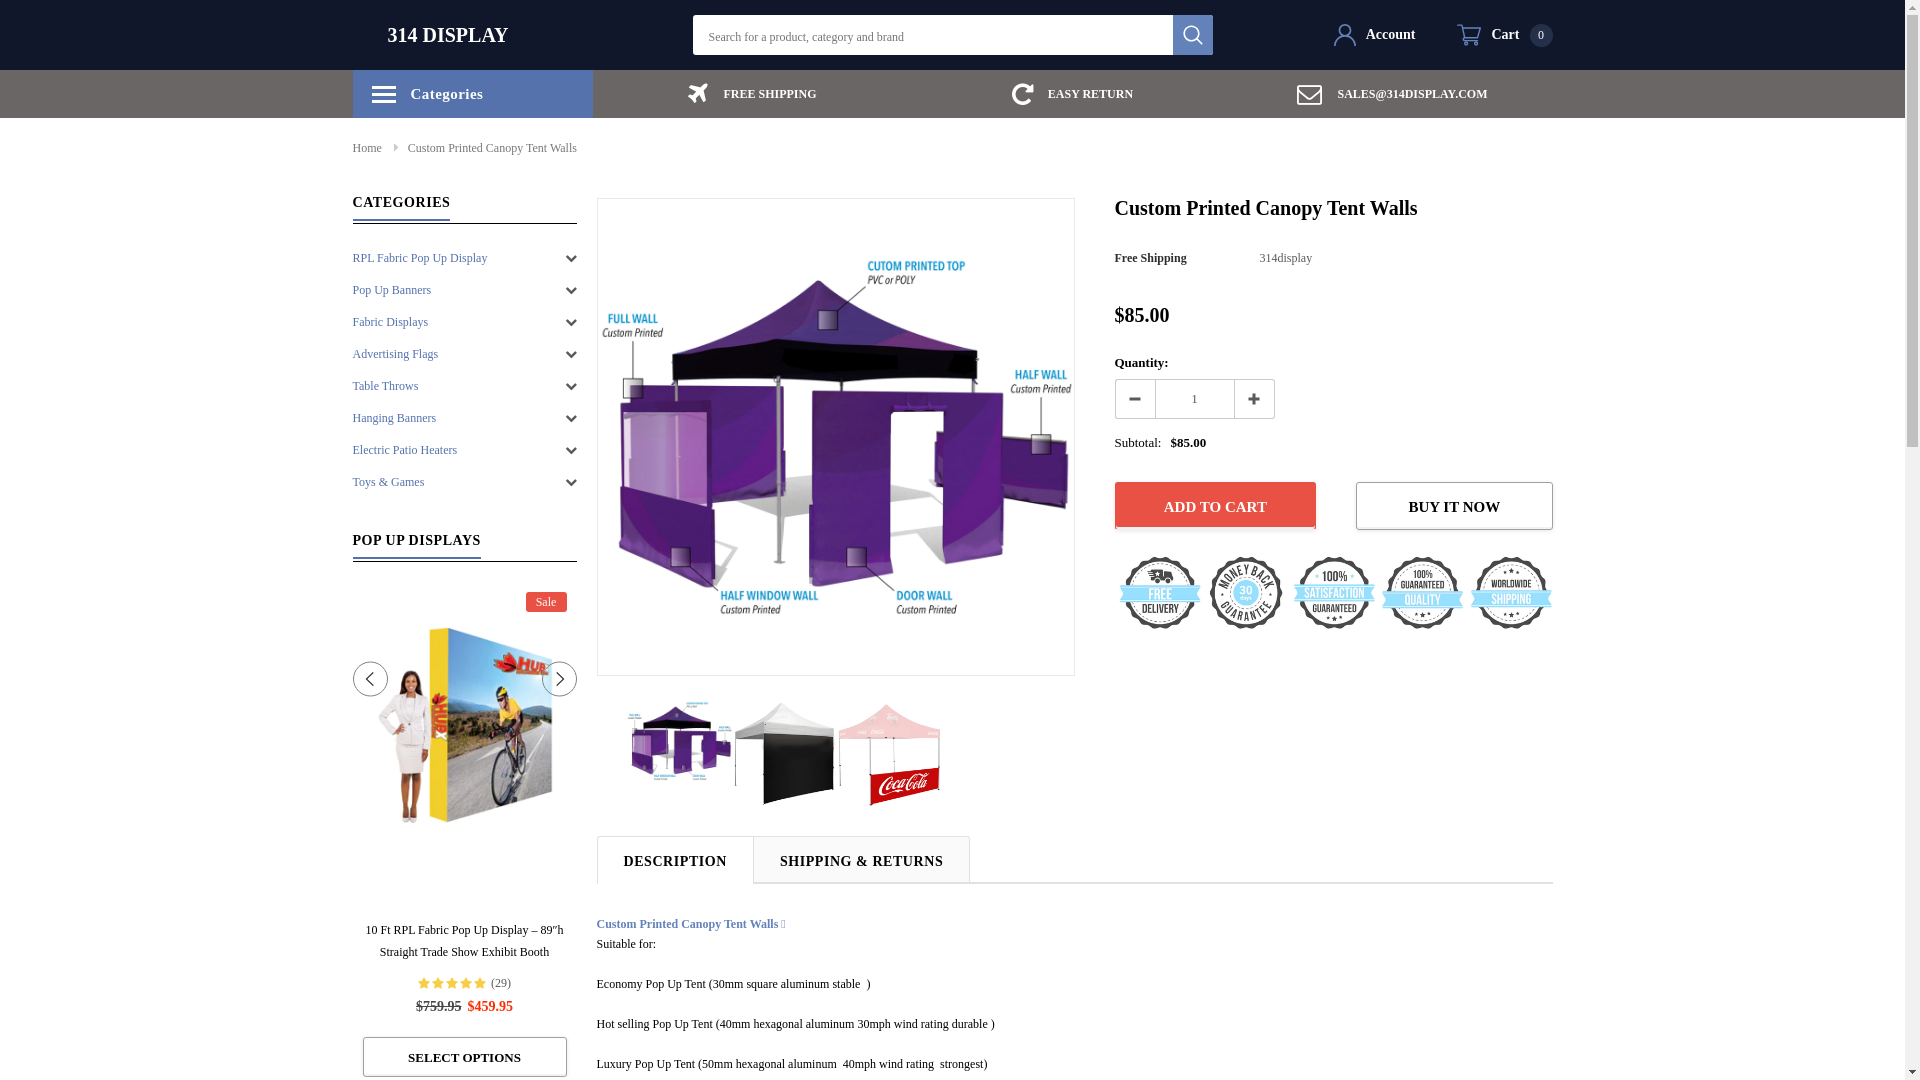 The width and height of the screenshot is (1920, 1080). Describe the element at coordinates (1373, 34) in the screenshot. I see `'Account'` at that location.